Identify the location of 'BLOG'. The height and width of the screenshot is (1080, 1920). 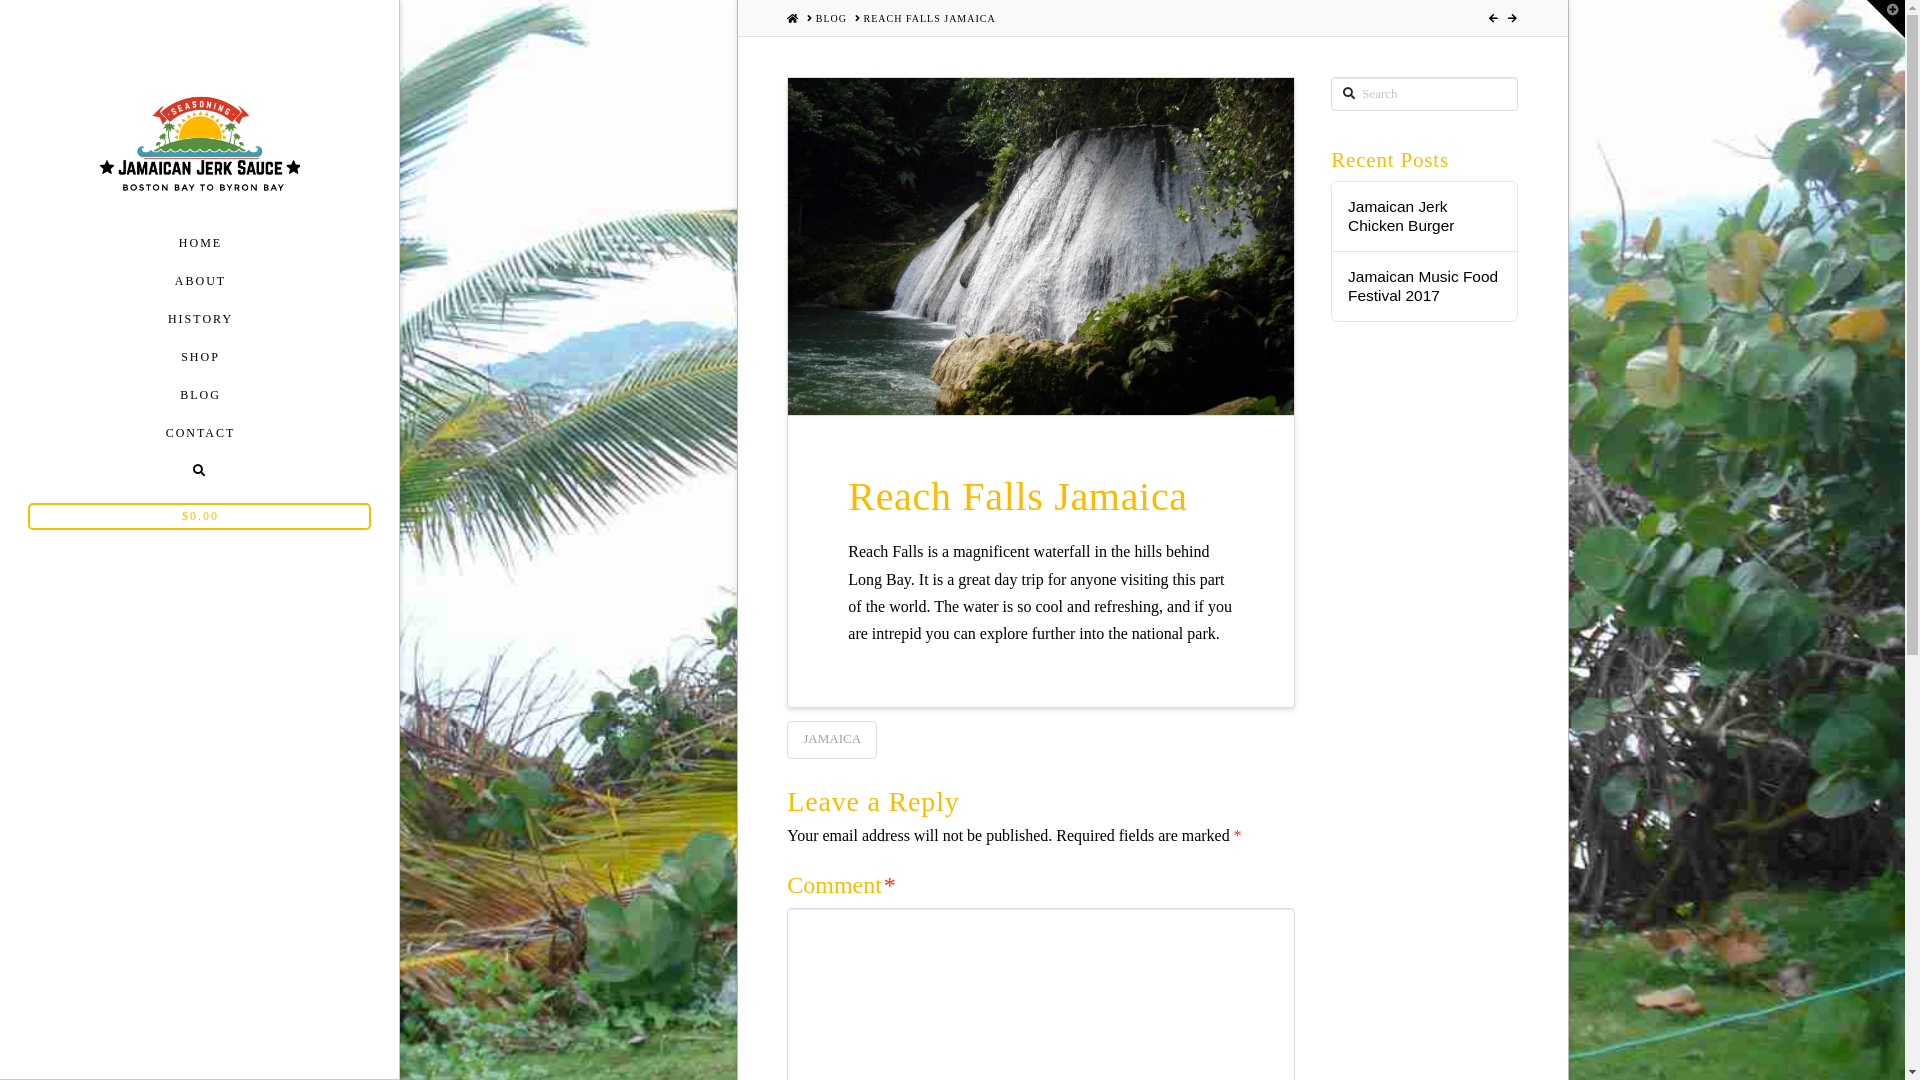
(831, 19).